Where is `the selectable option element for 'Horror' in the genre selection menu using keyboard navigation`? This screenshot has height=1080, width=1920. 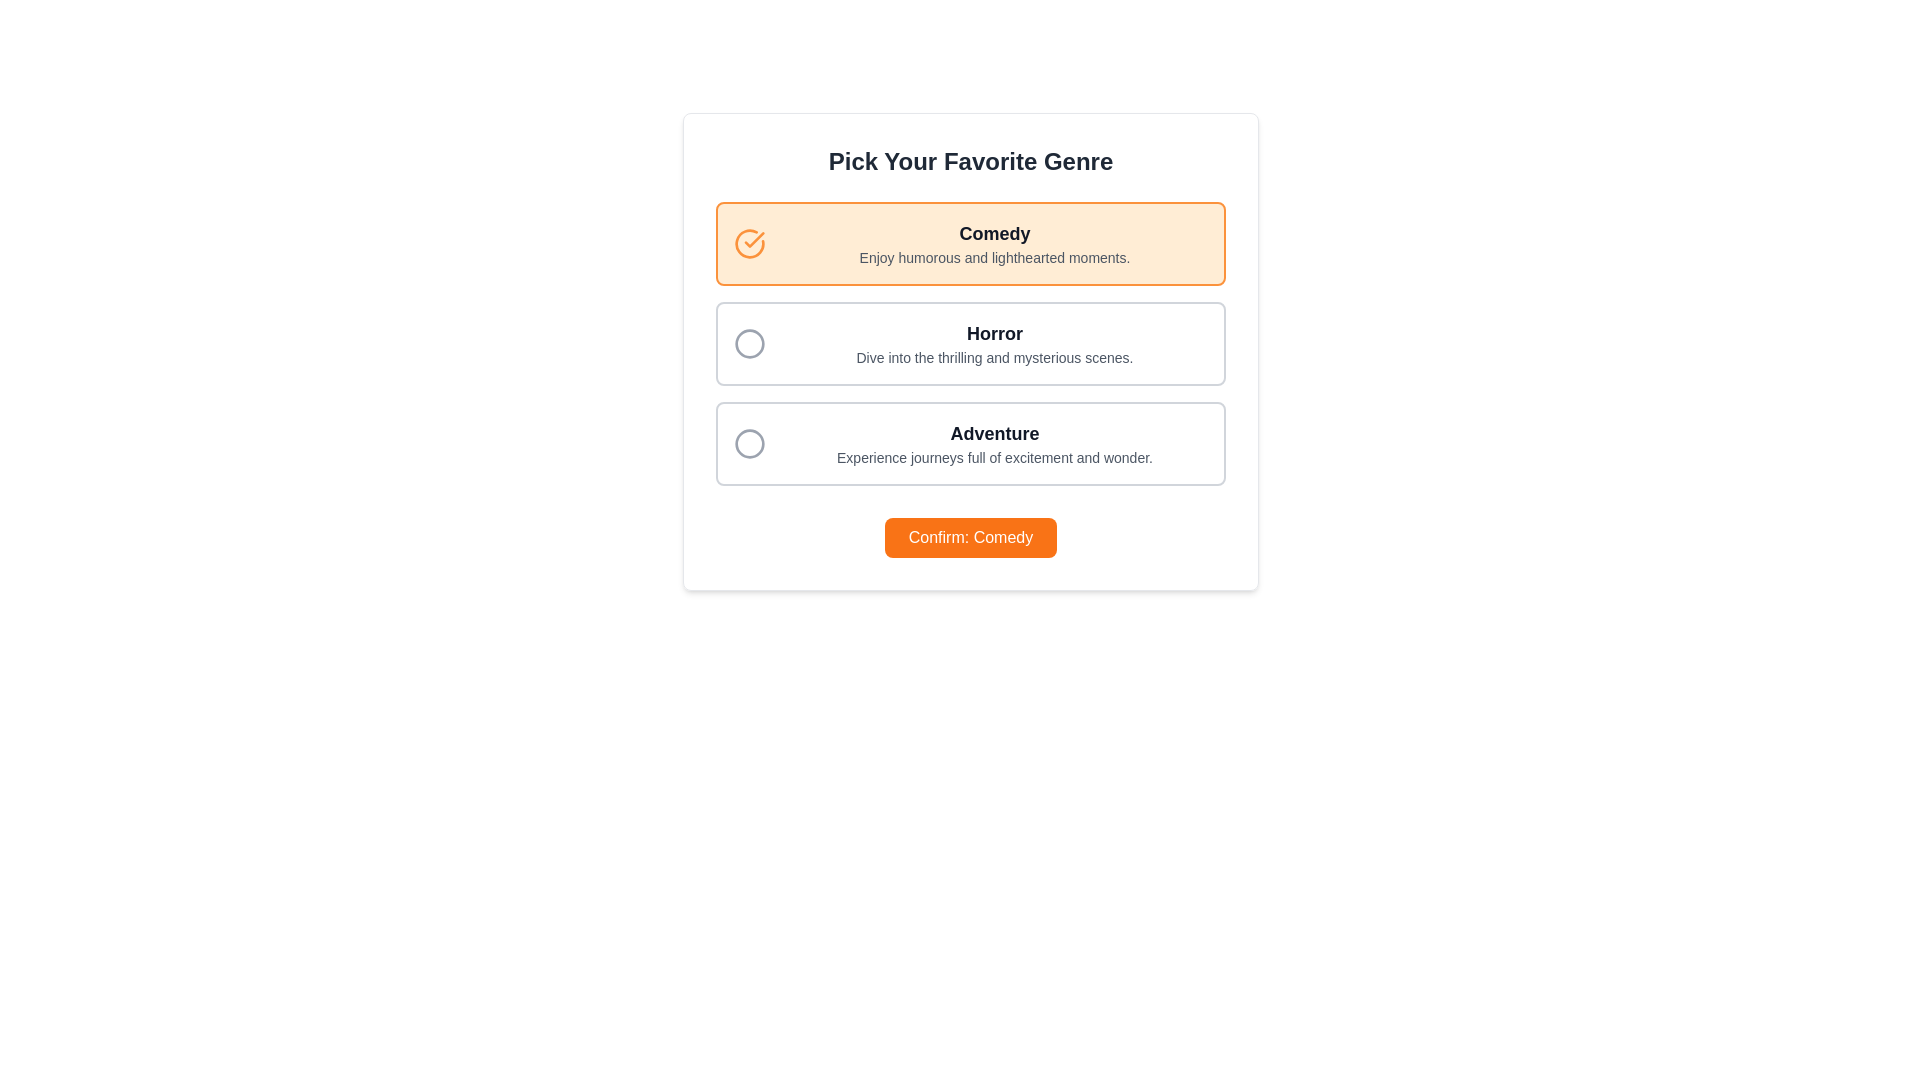 the selectable option element for 'Horror' in the genre selection menu using keyboard navigation is located at coordinates (970, 342).